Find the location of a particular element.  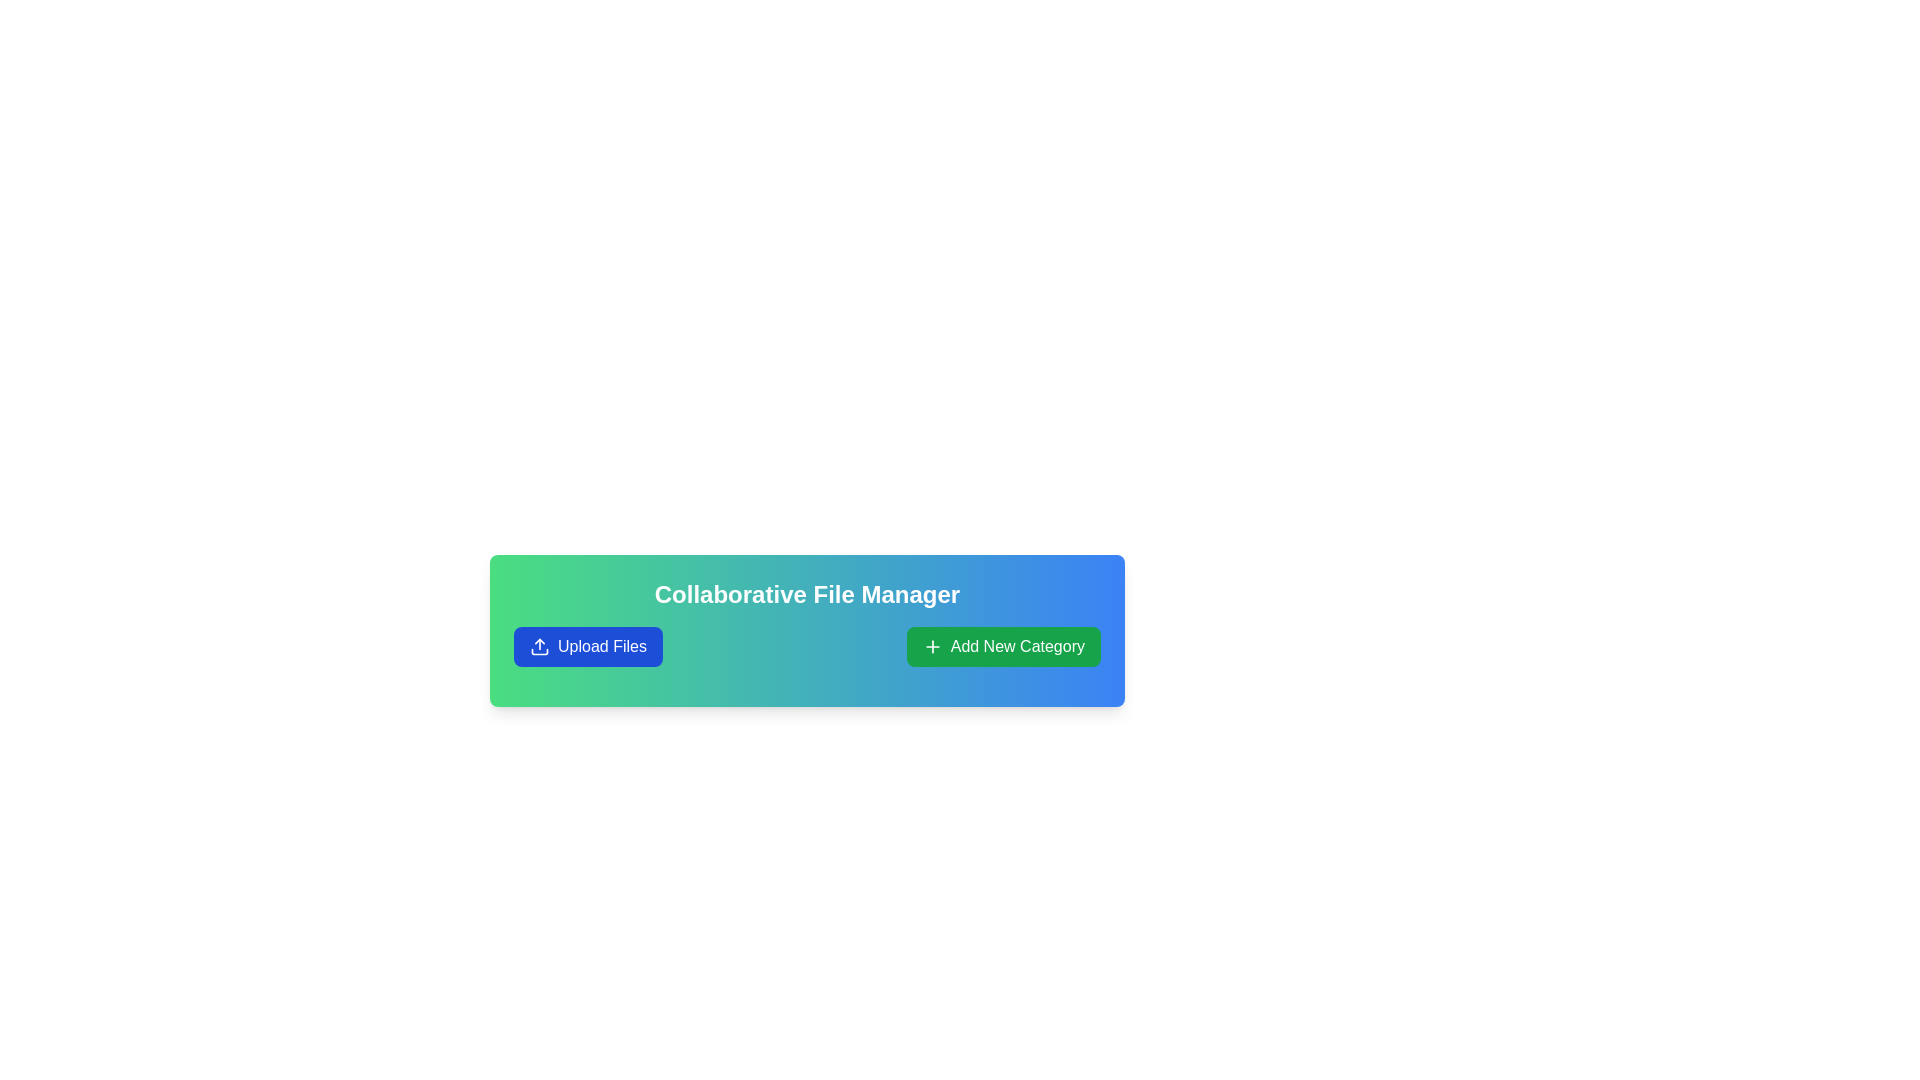

the icon representing a visual indicator for adding a new category, which is positioned to the left of the green 'Add New Category' button is located at coordinates (931, 647).